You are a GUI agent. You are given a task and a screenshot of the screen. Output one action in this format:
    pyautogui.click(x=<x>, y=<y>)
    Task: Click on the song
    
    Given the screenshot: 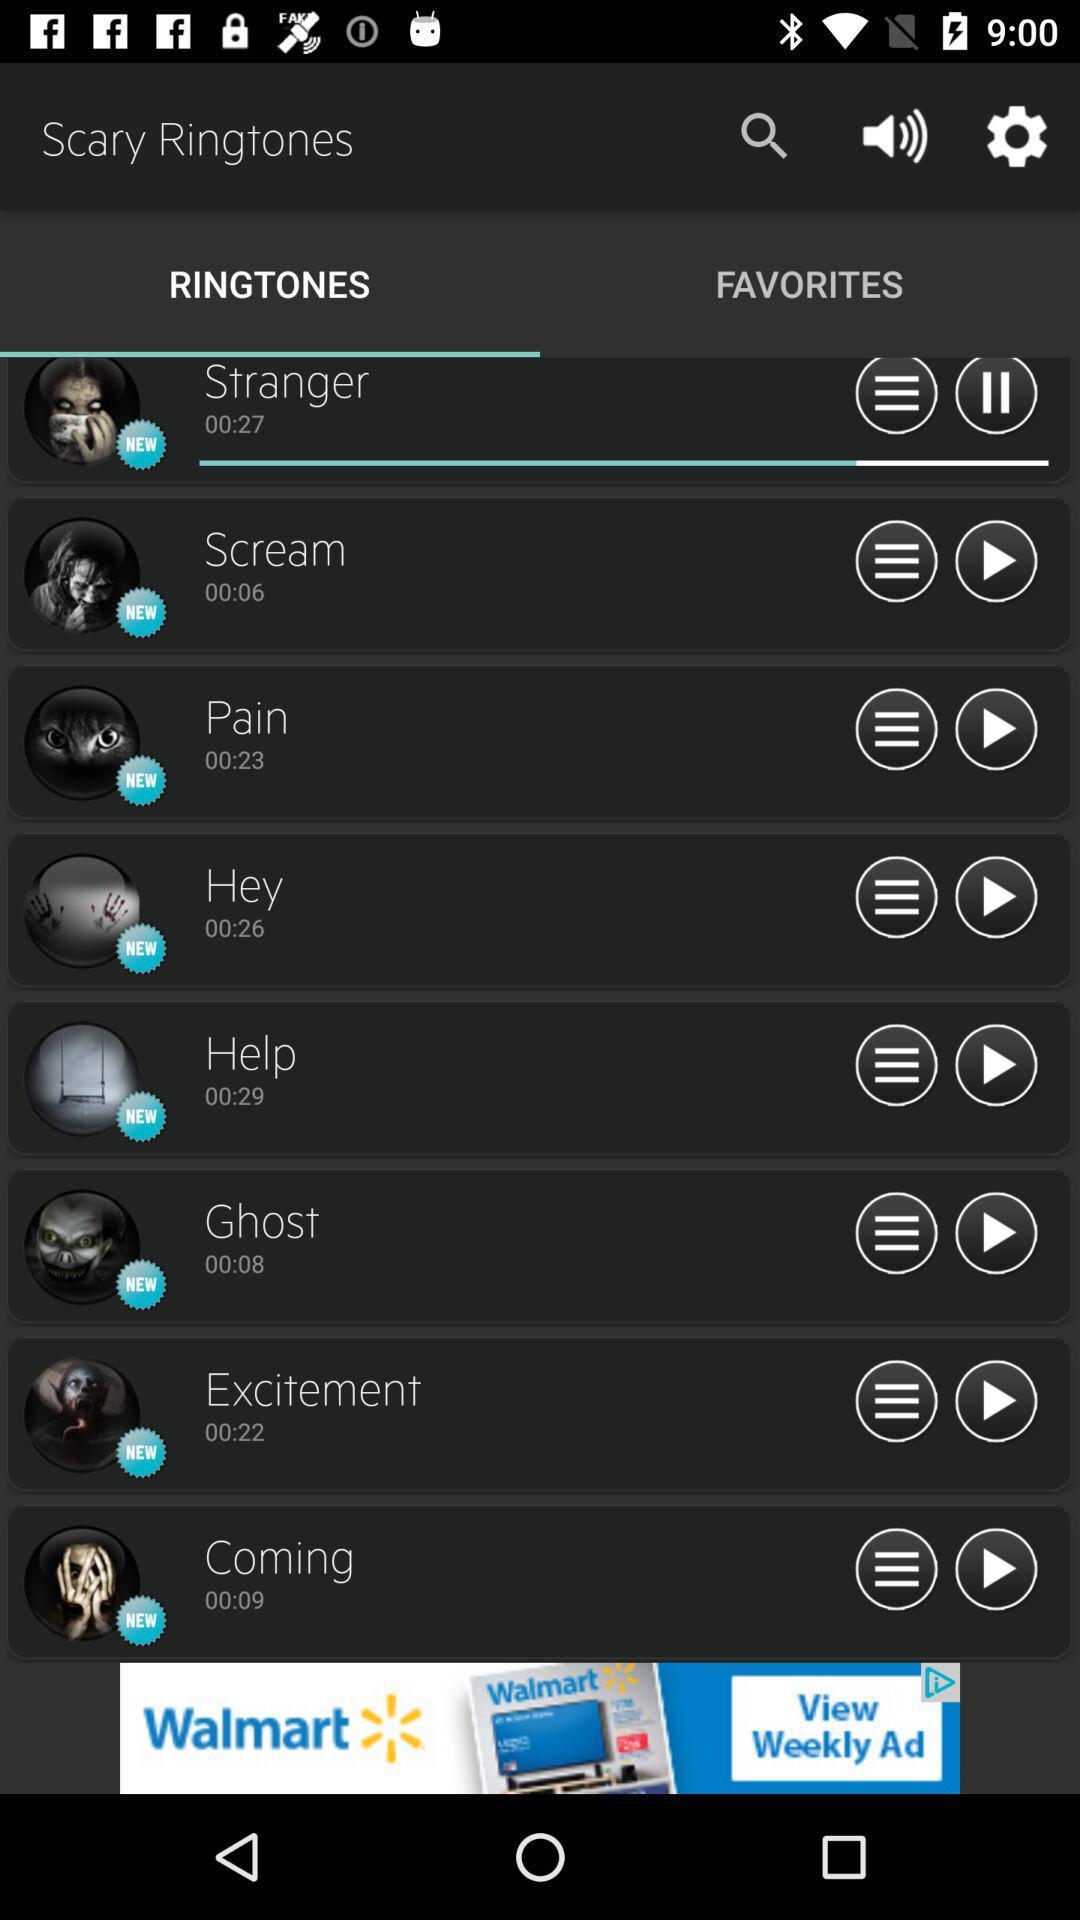 What is the action you would take?
    pyautogui.click(x=995, y=1065)
    